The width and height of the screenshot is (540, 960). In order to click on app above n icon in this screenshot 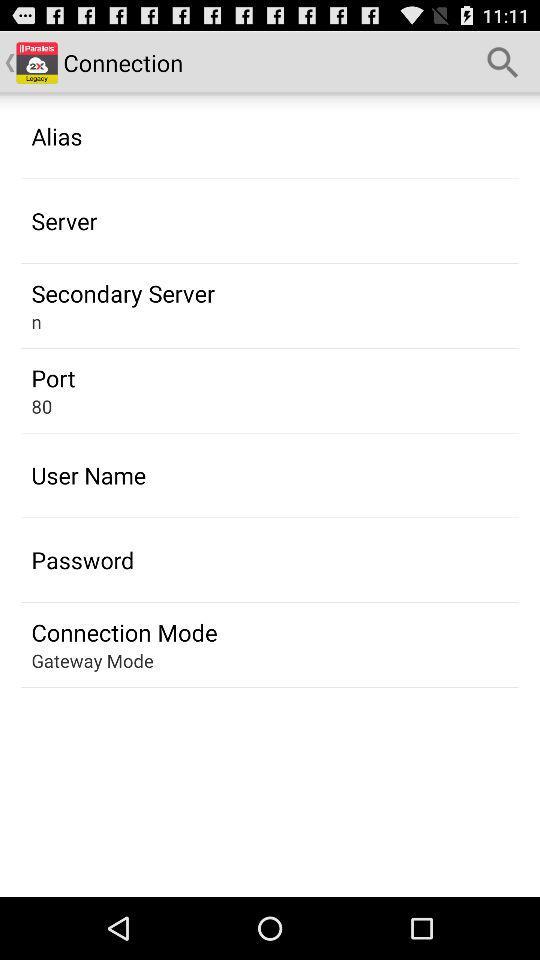, I will do `click(123, 292)`.